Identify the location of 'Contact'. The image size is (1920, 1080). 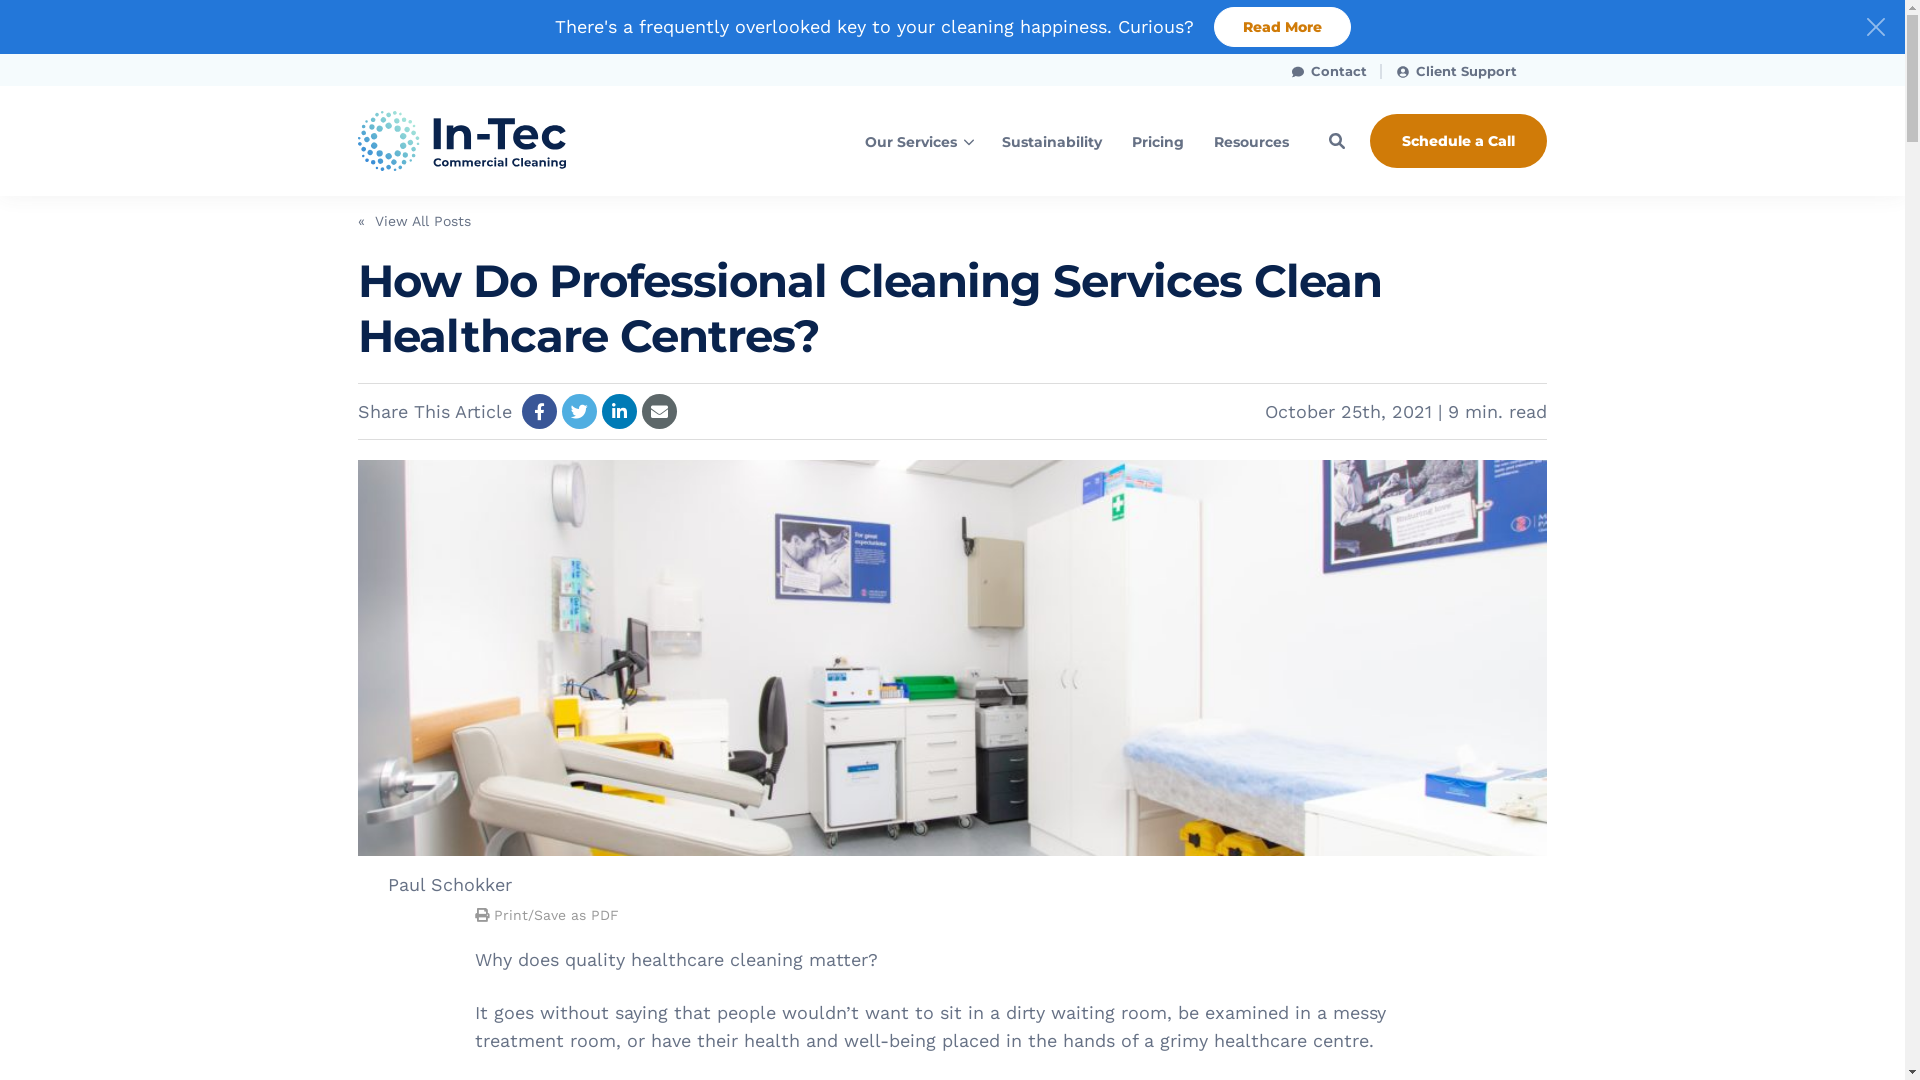
(1329, 68).